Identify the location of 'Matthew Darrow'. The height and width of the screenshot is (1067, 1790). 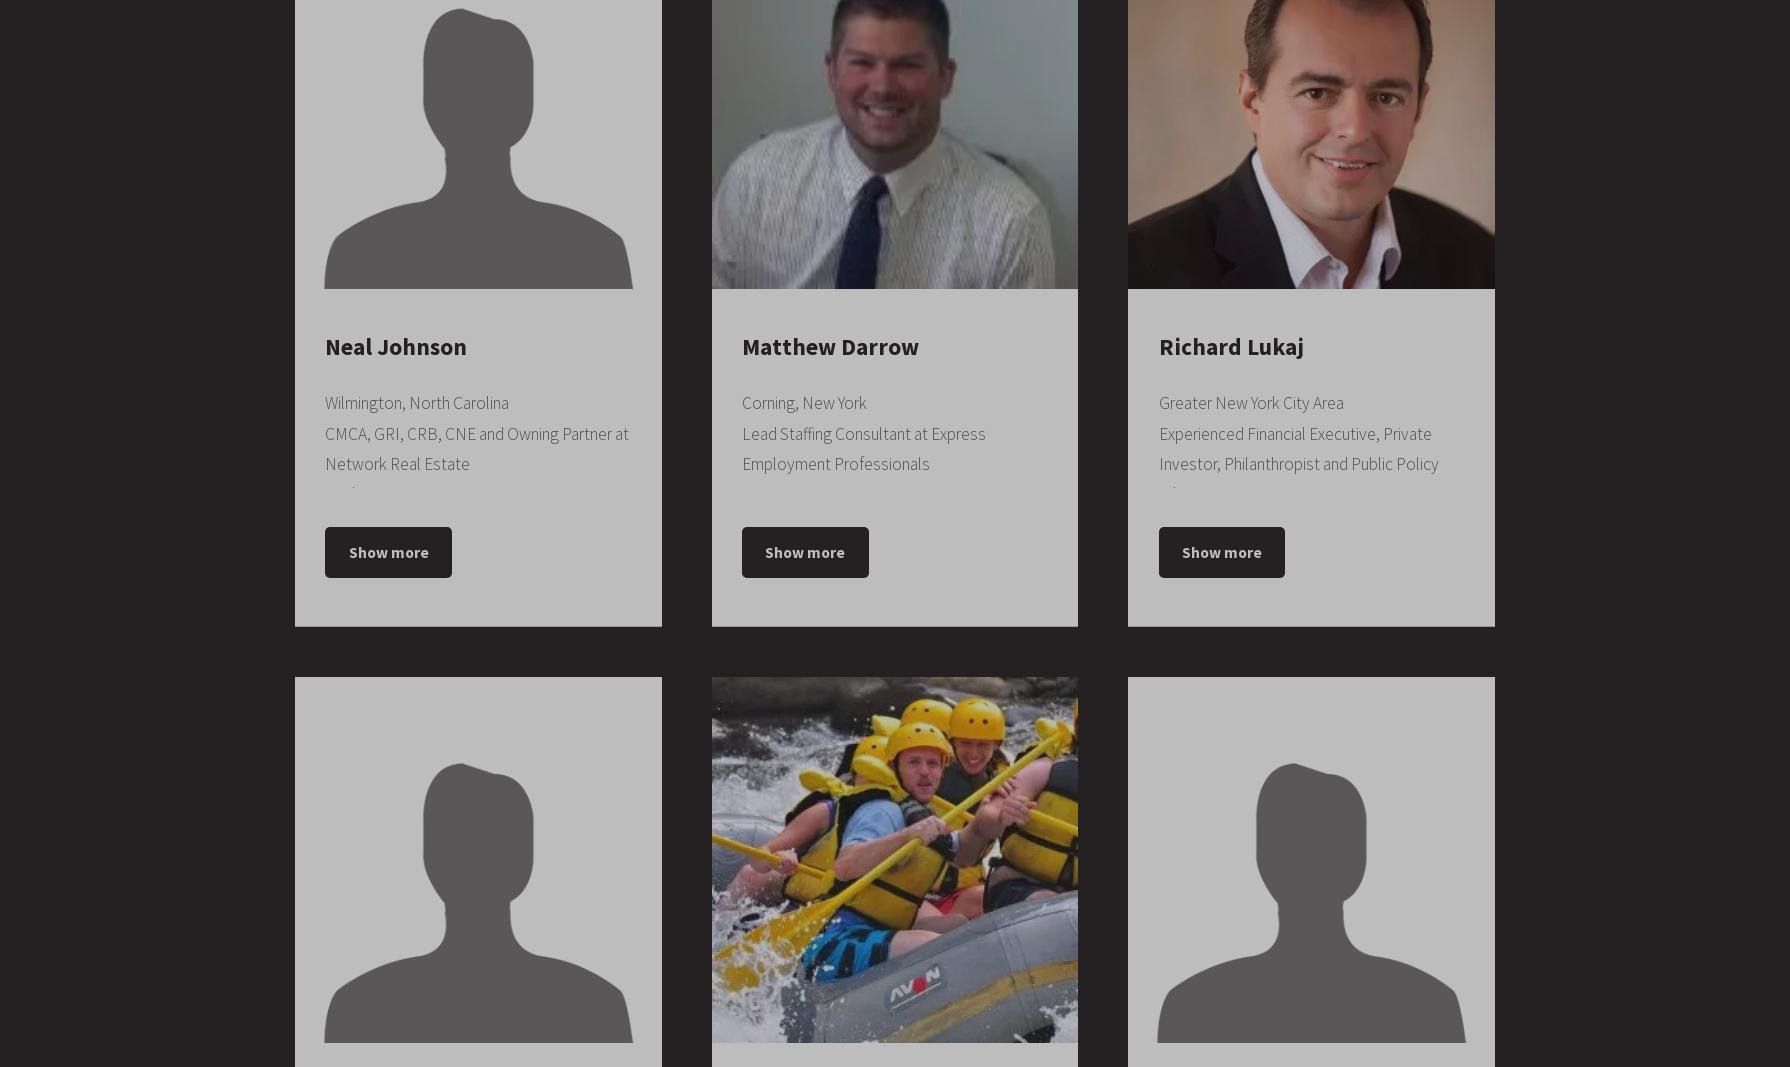
(828, 346).